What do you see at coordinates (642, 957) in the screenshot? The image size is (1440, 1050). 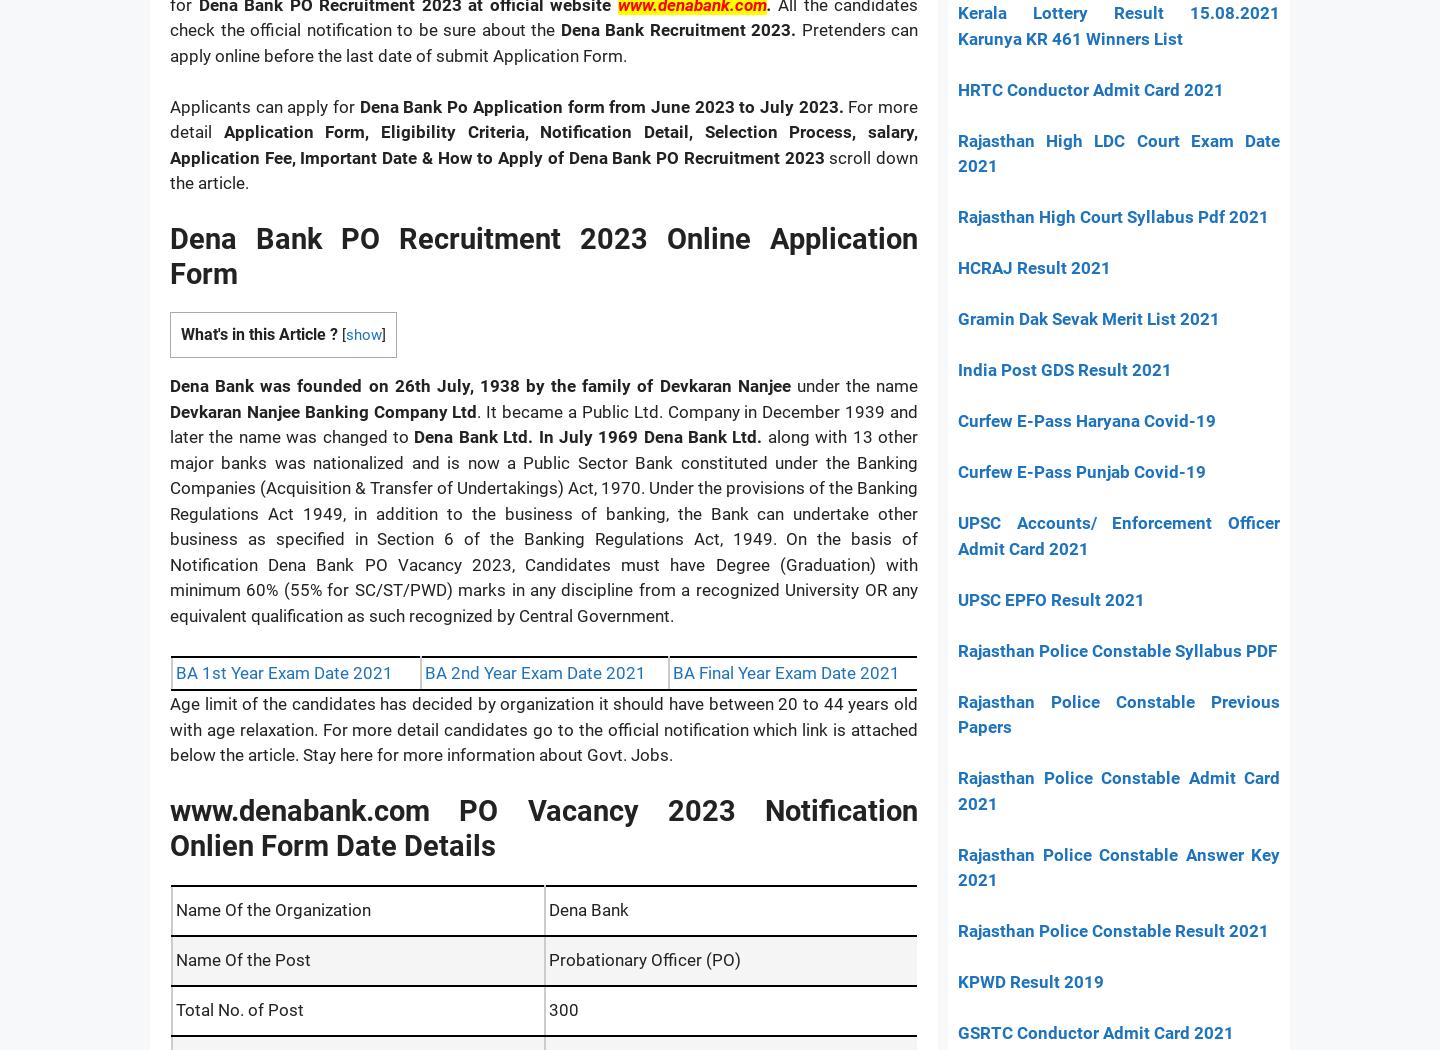 I see `'Probationary Officer (PO)'` at bounding box center [642, 957].